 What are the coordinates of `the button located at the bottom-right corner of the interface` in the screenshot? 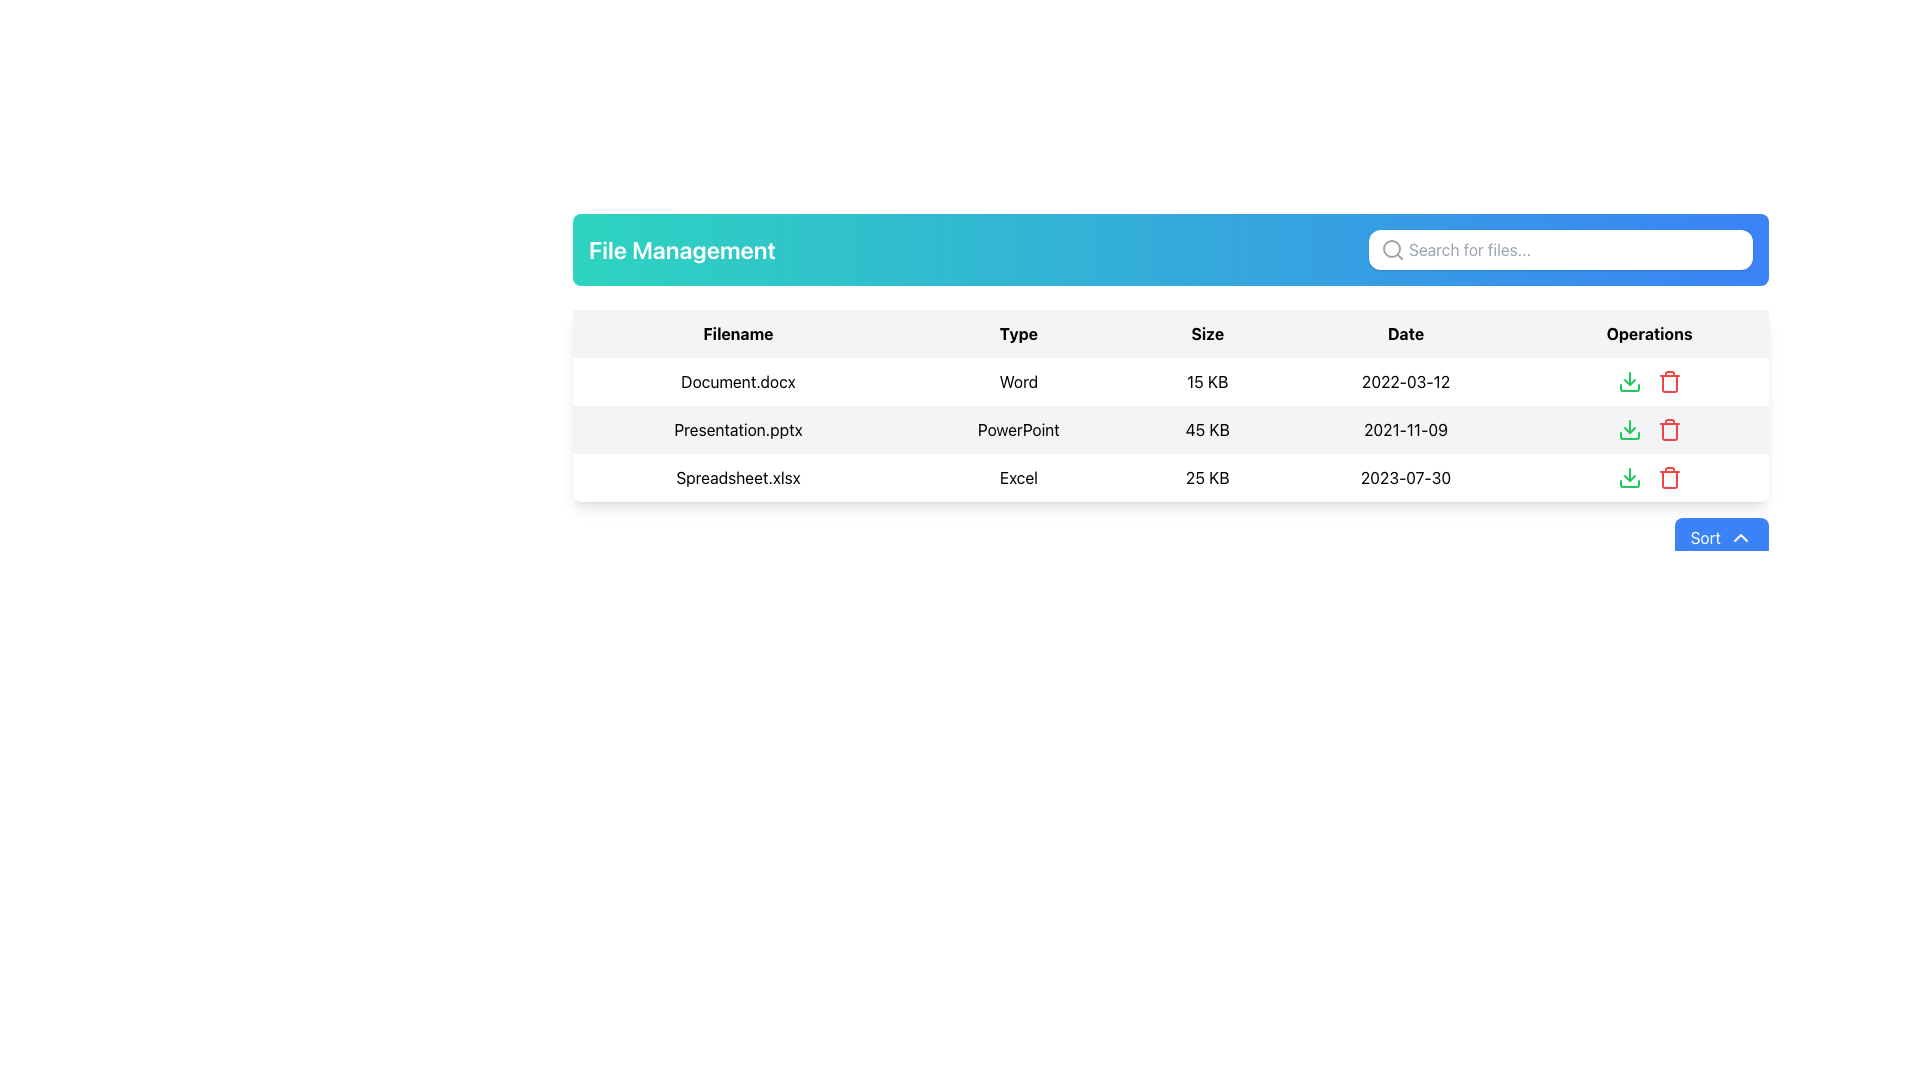 It's located at (1720, 536).